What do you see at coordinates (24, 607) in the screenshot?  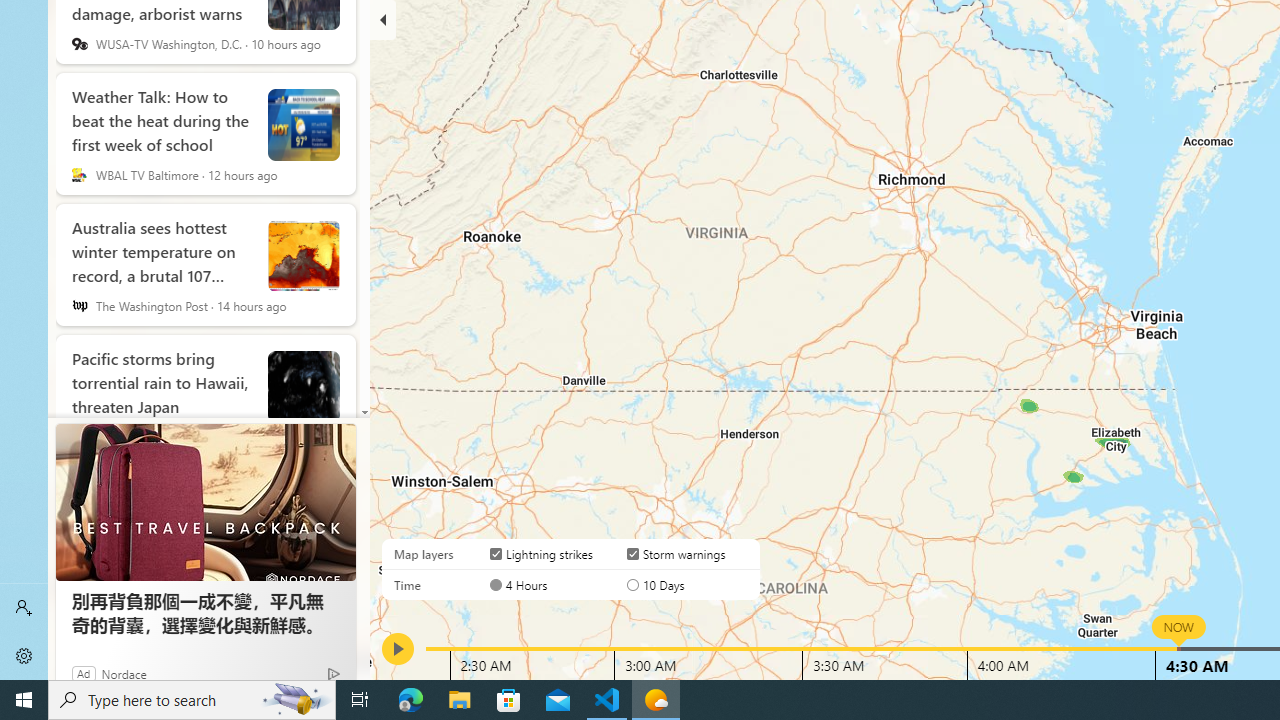 I see `'Sign in'` at bounding box center [24, 607].